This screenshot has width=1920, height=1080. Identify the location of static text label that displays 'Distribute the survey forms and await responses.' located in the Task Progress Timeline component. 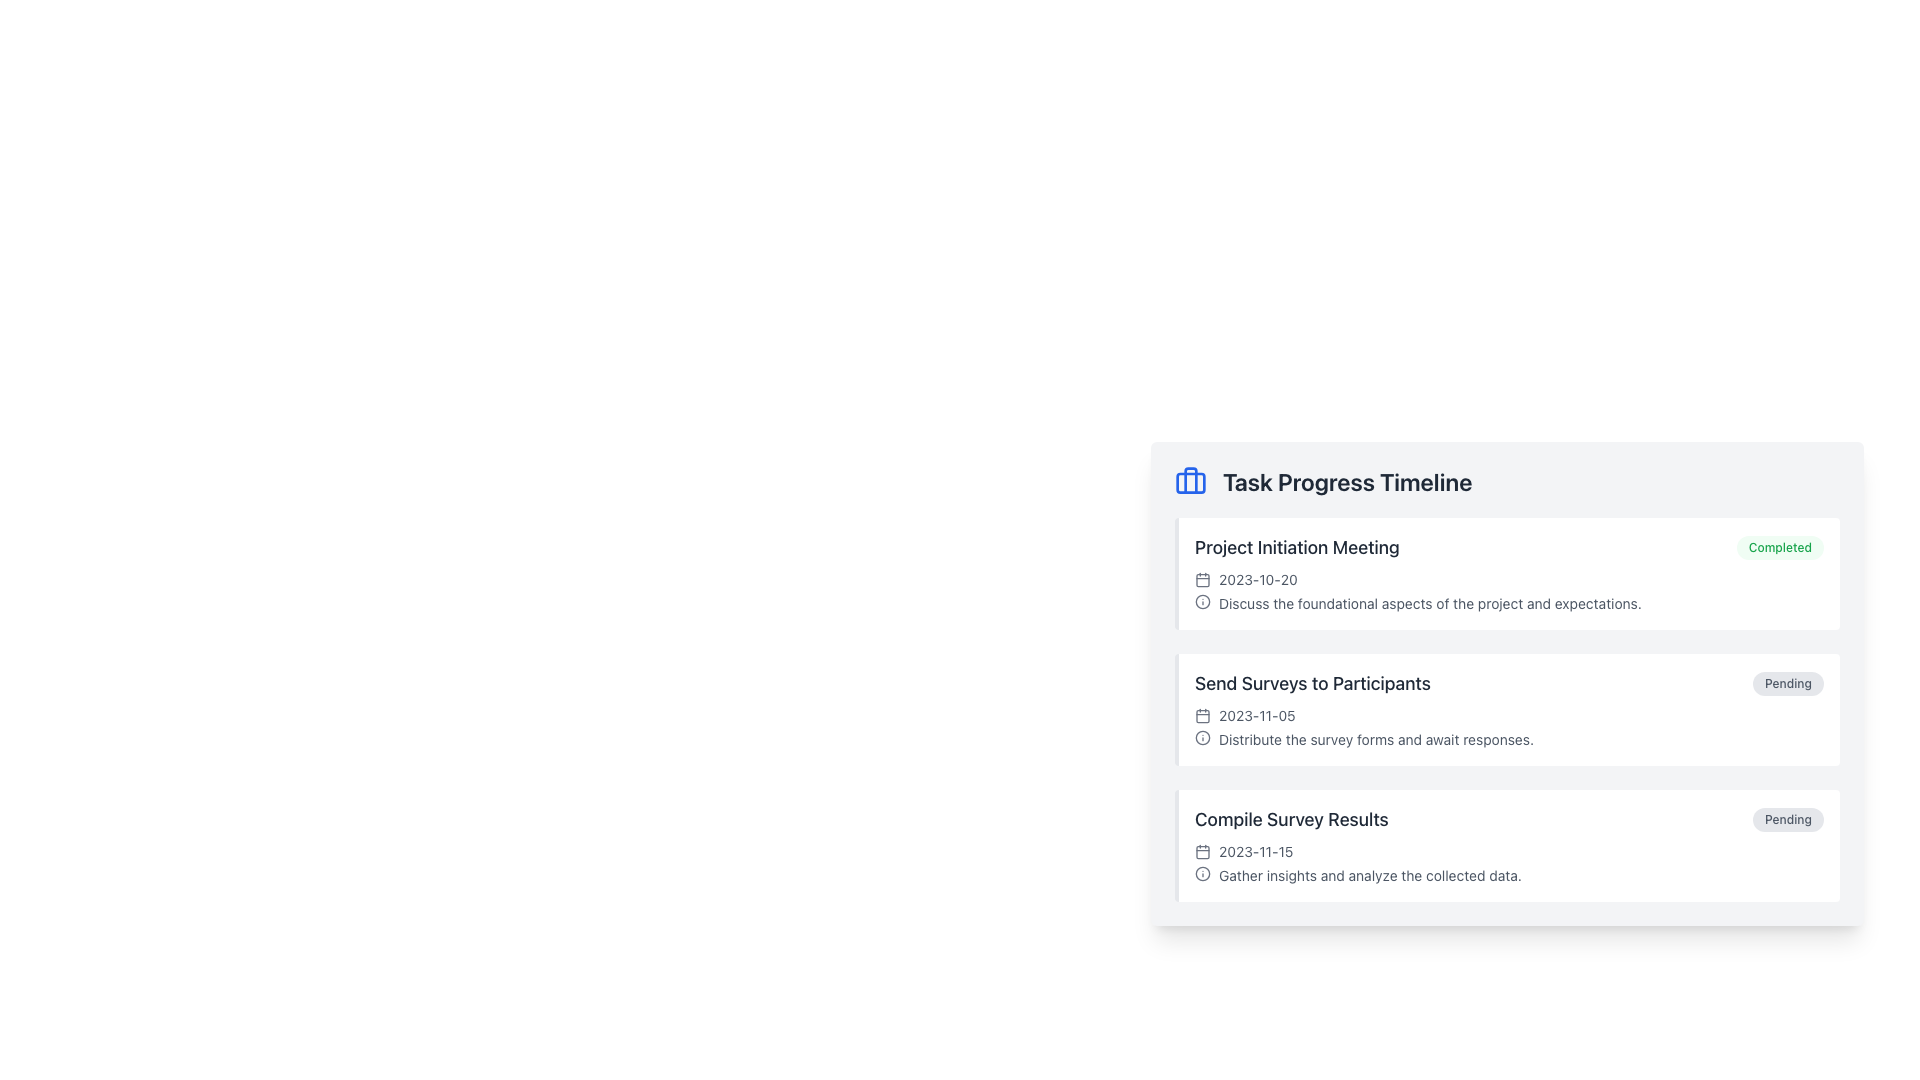
(1375, 740).